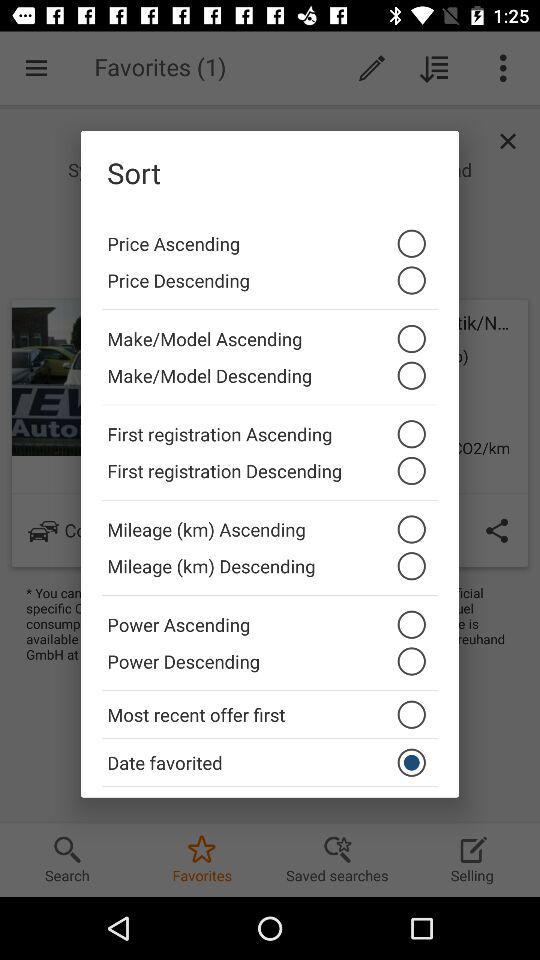 The width and height of the screenshot is (540, 960). What do you see at coordinates (270, 618) in the screenshot?
I see `the power ascending icon` at bounding box center [270, 618].